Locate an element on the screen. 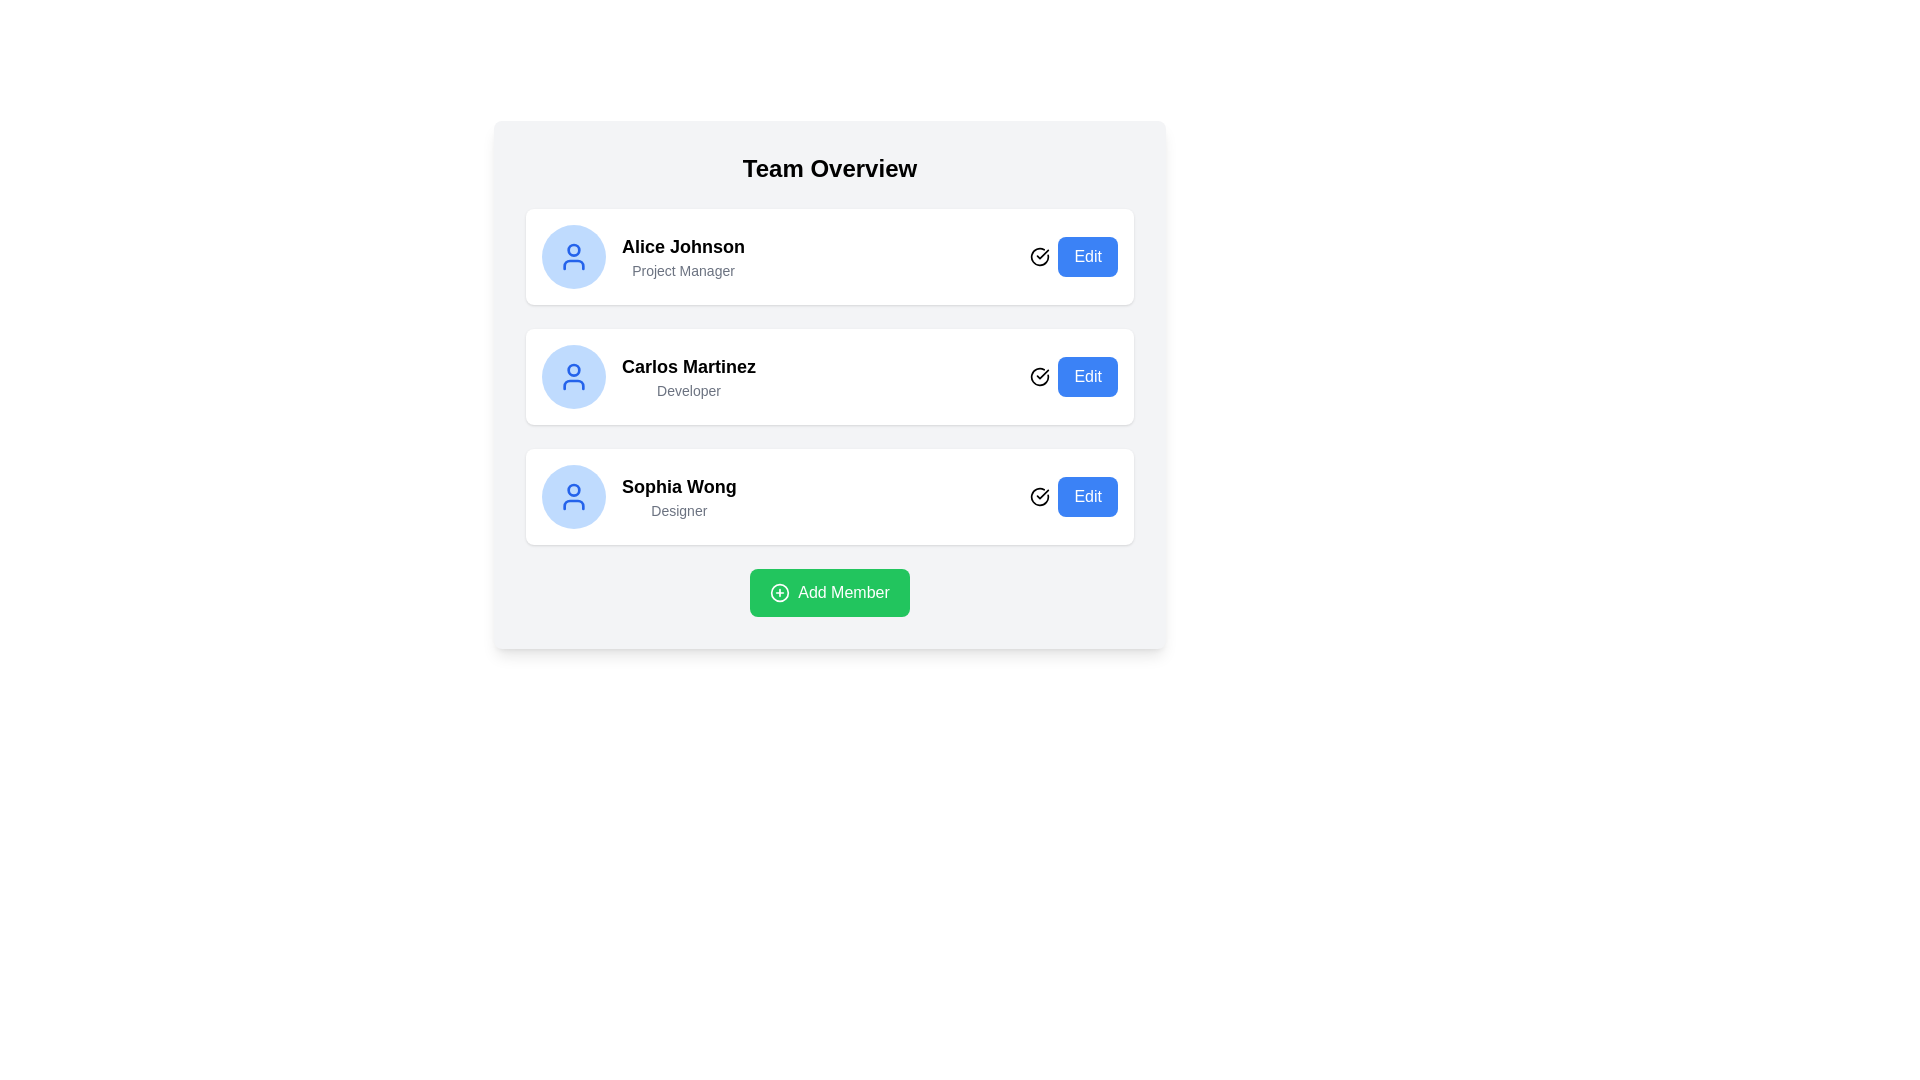 The image size is (1920, 1080). the circular checkmark icon located immediately to the left of the 'Edit' button for 'Carlos Martinez' is located at coordinates (1040, 377).